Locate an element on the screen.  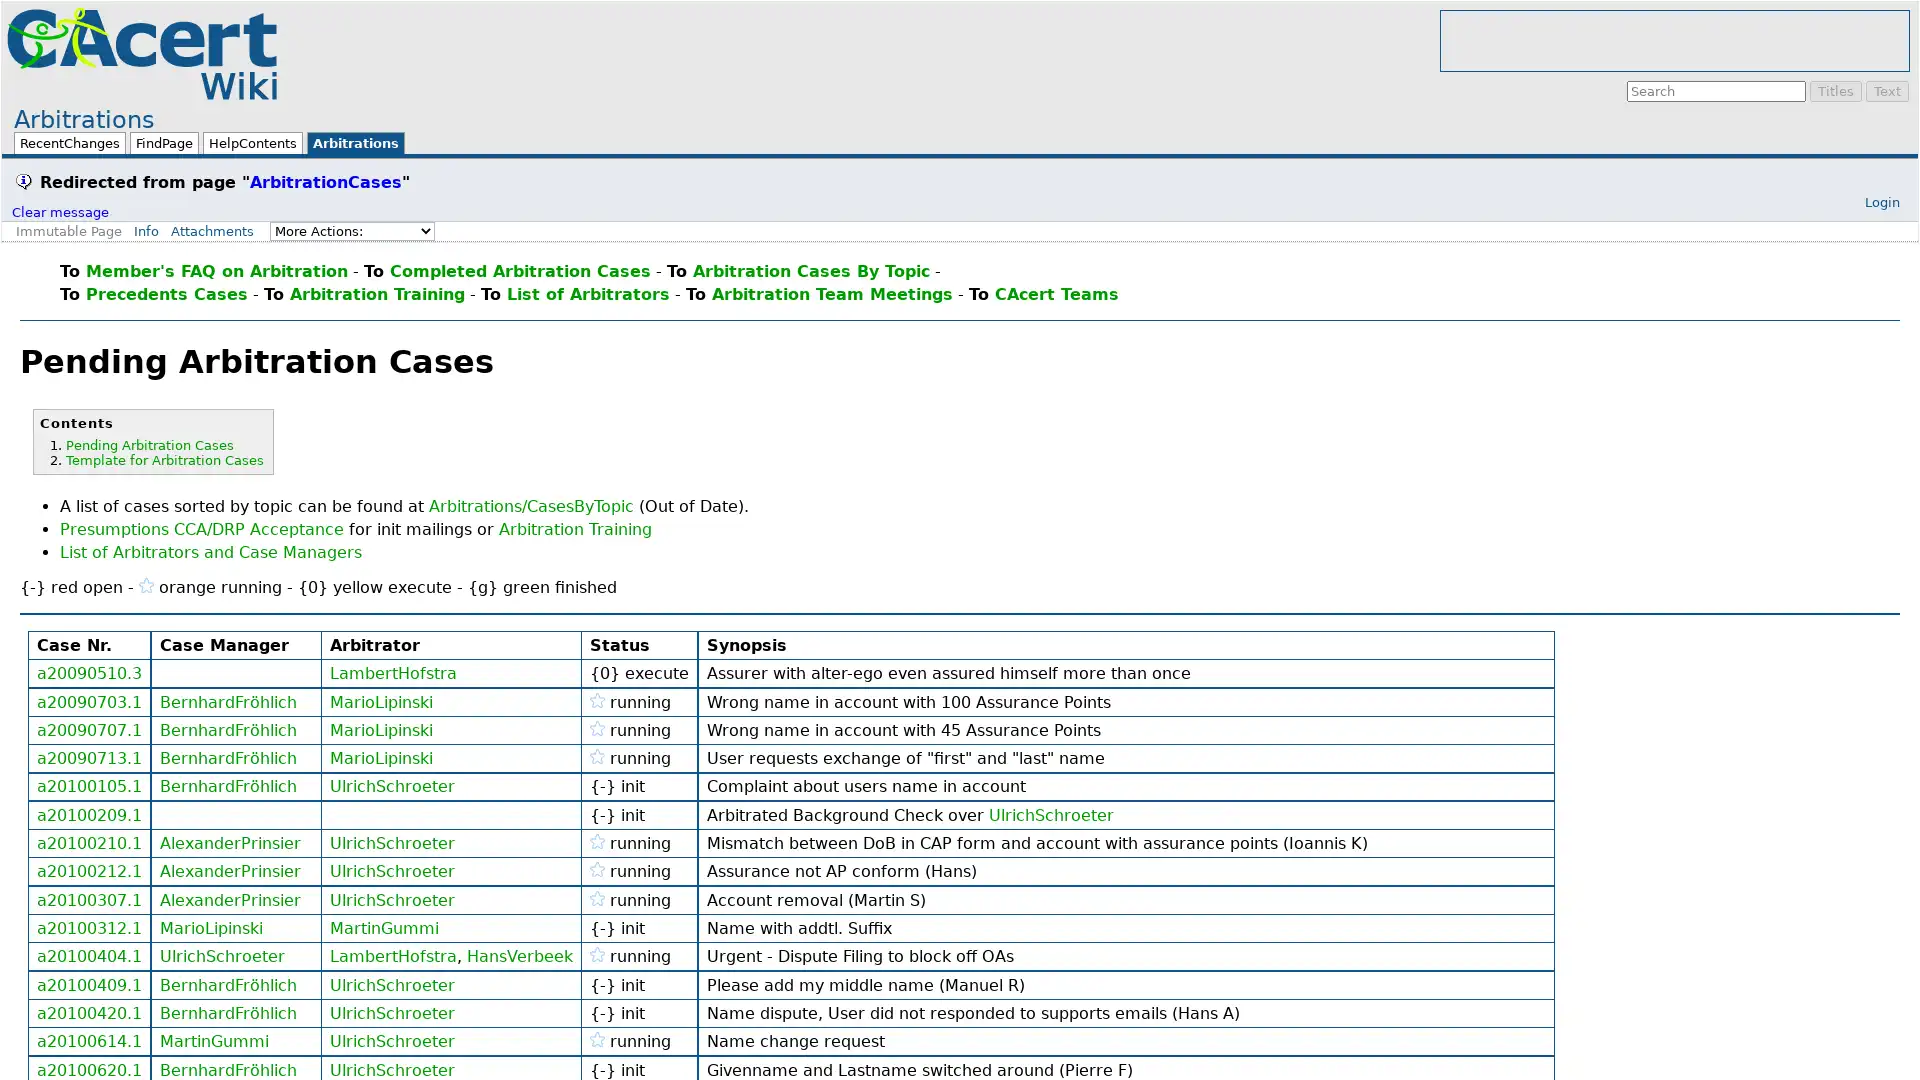
Titles is located at coordinates (1836, 91).